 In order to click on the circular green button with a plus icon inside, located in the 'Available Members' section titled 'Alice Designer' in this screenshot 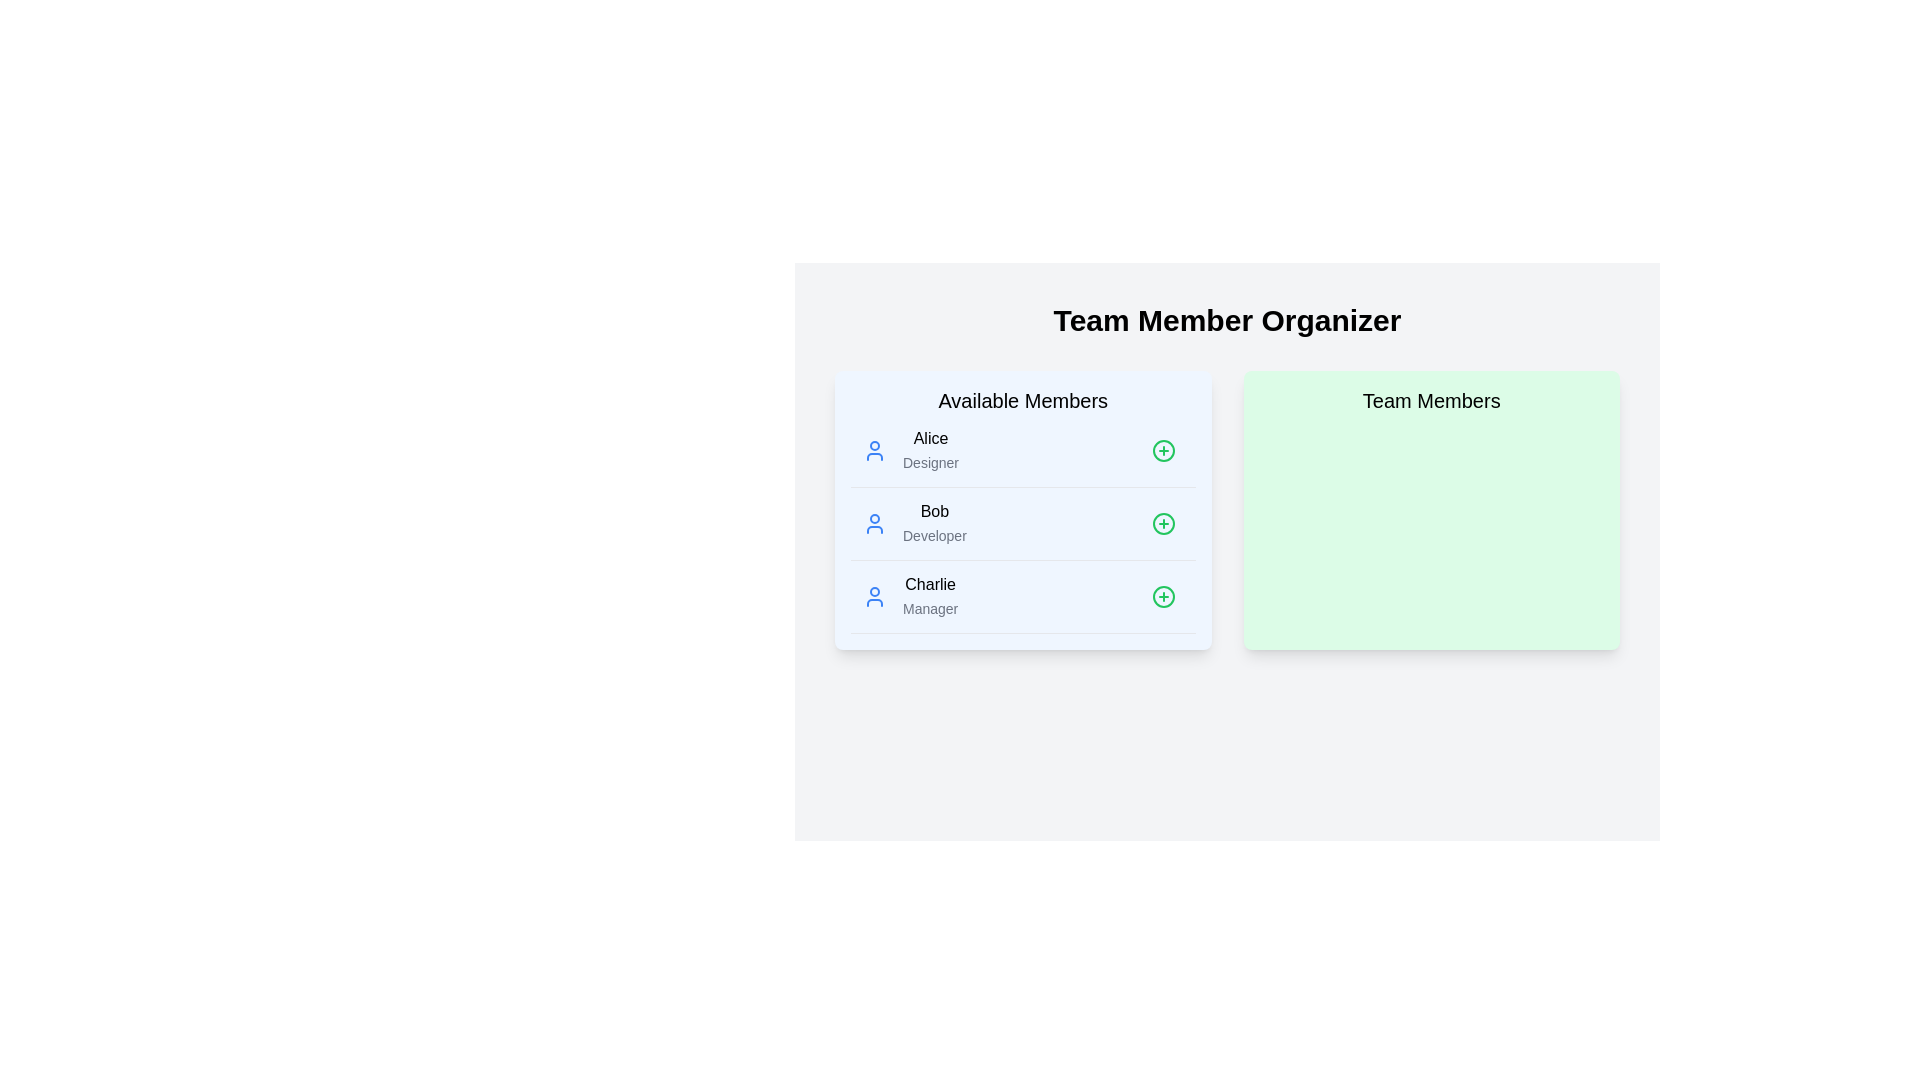, I will do `click(1163, 451)`.